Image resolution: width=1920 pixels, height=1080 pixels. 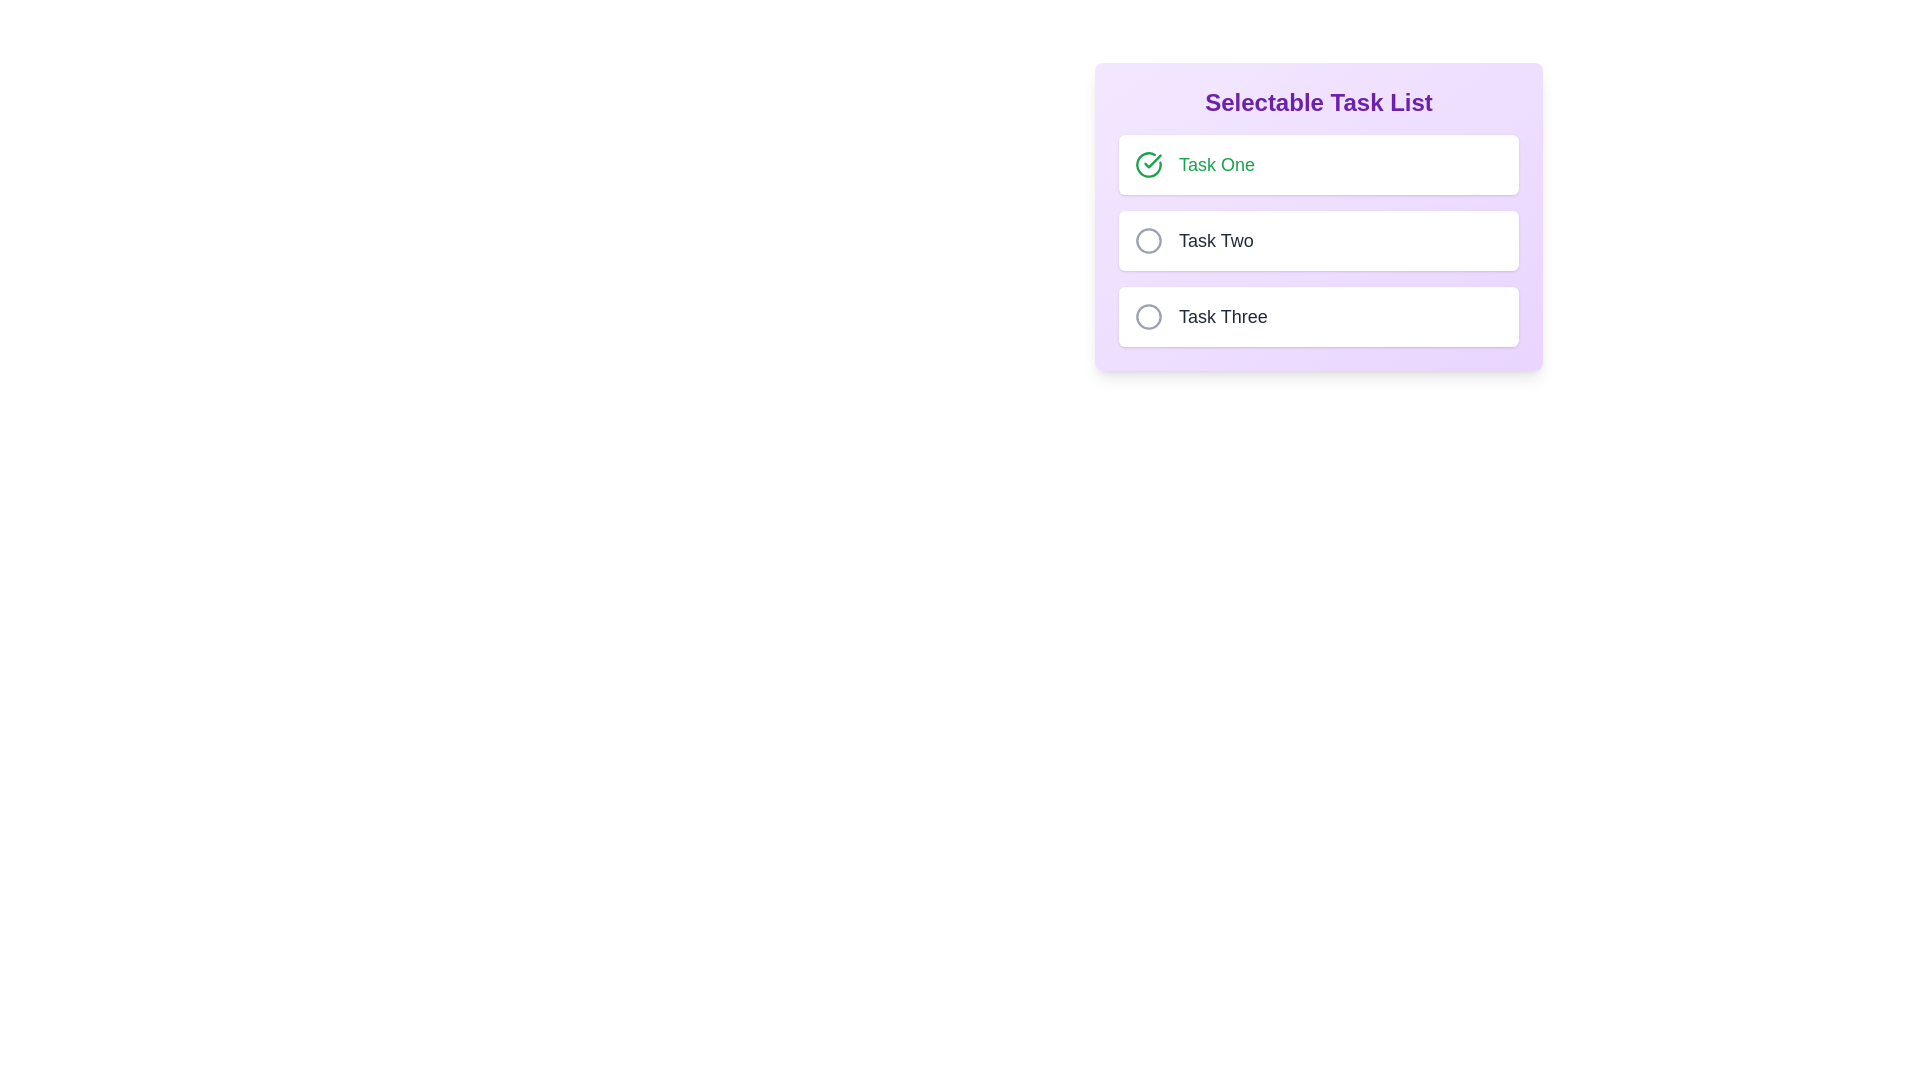 I want to click on the list item representing 'Task Two' within the selectable task list, so click(x=1319, y=216).